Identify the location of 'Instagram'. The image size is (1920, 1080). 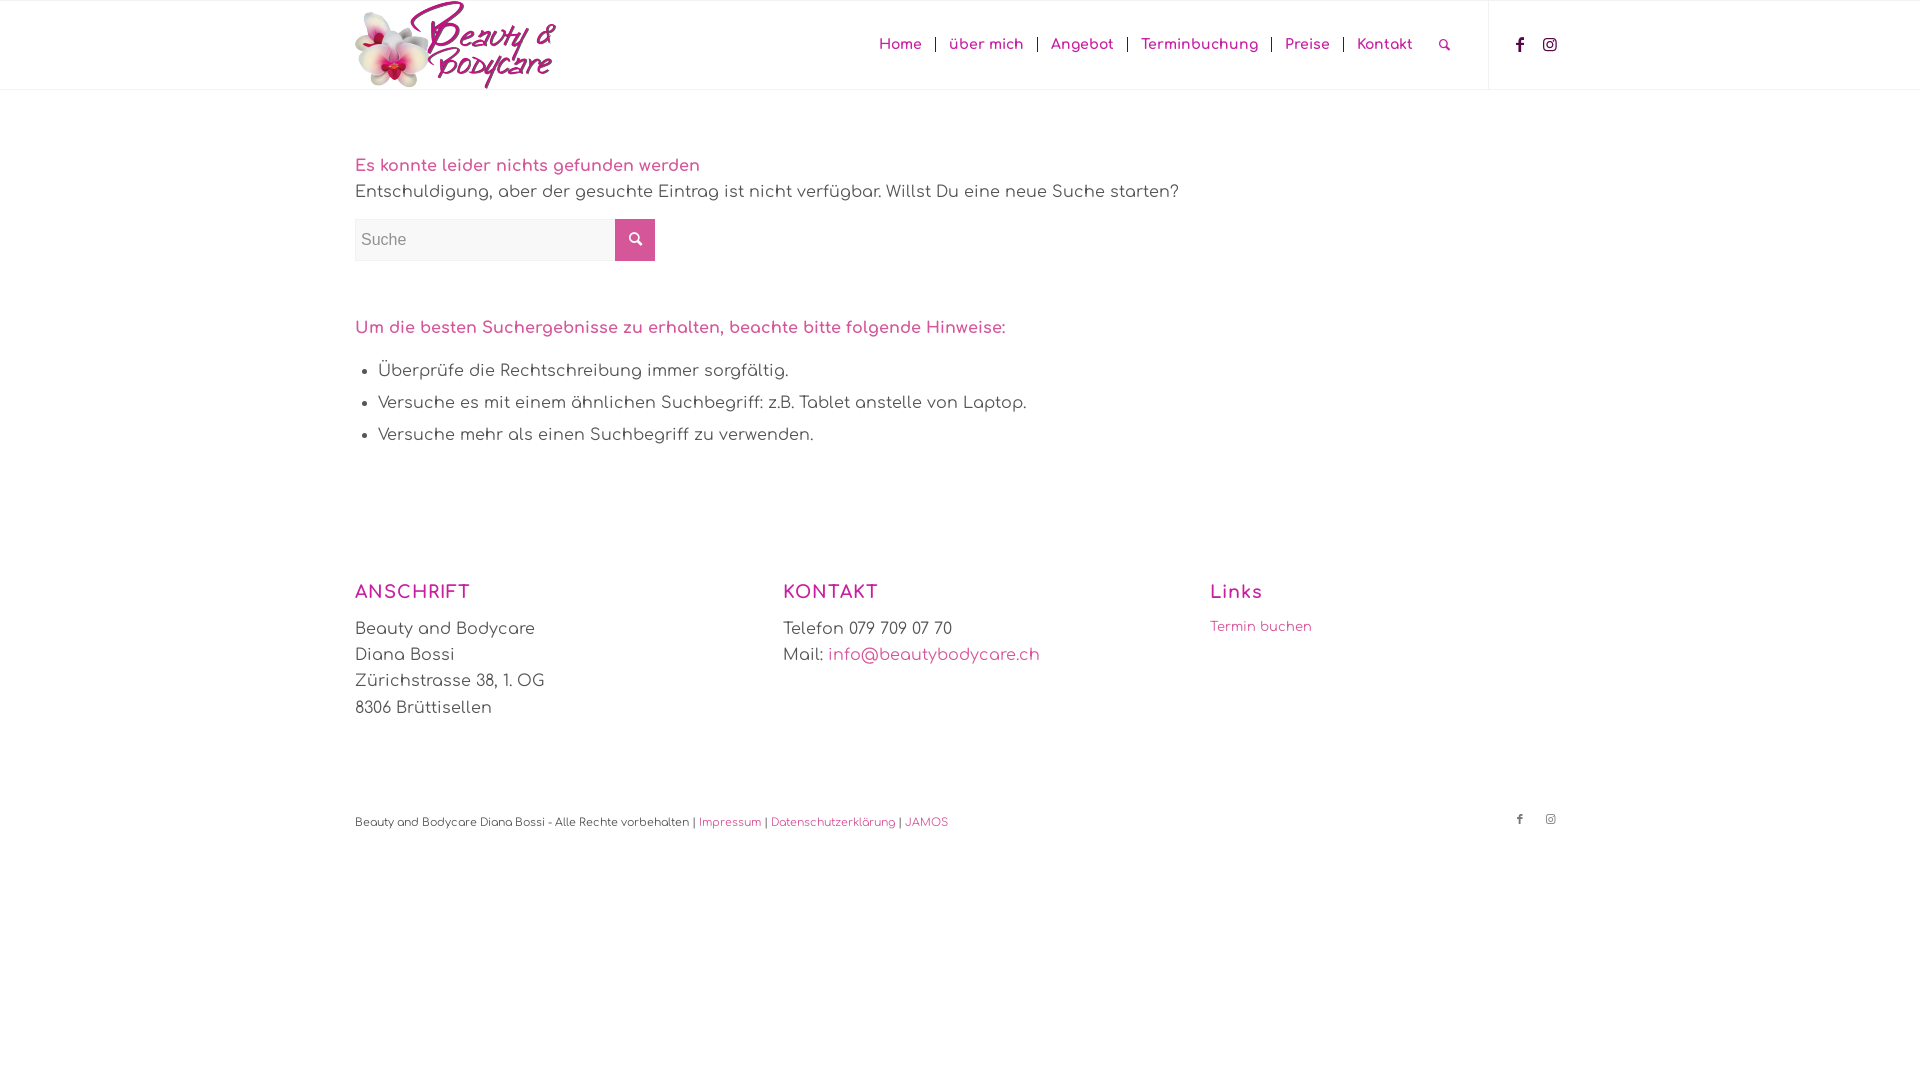
(1549, 43).